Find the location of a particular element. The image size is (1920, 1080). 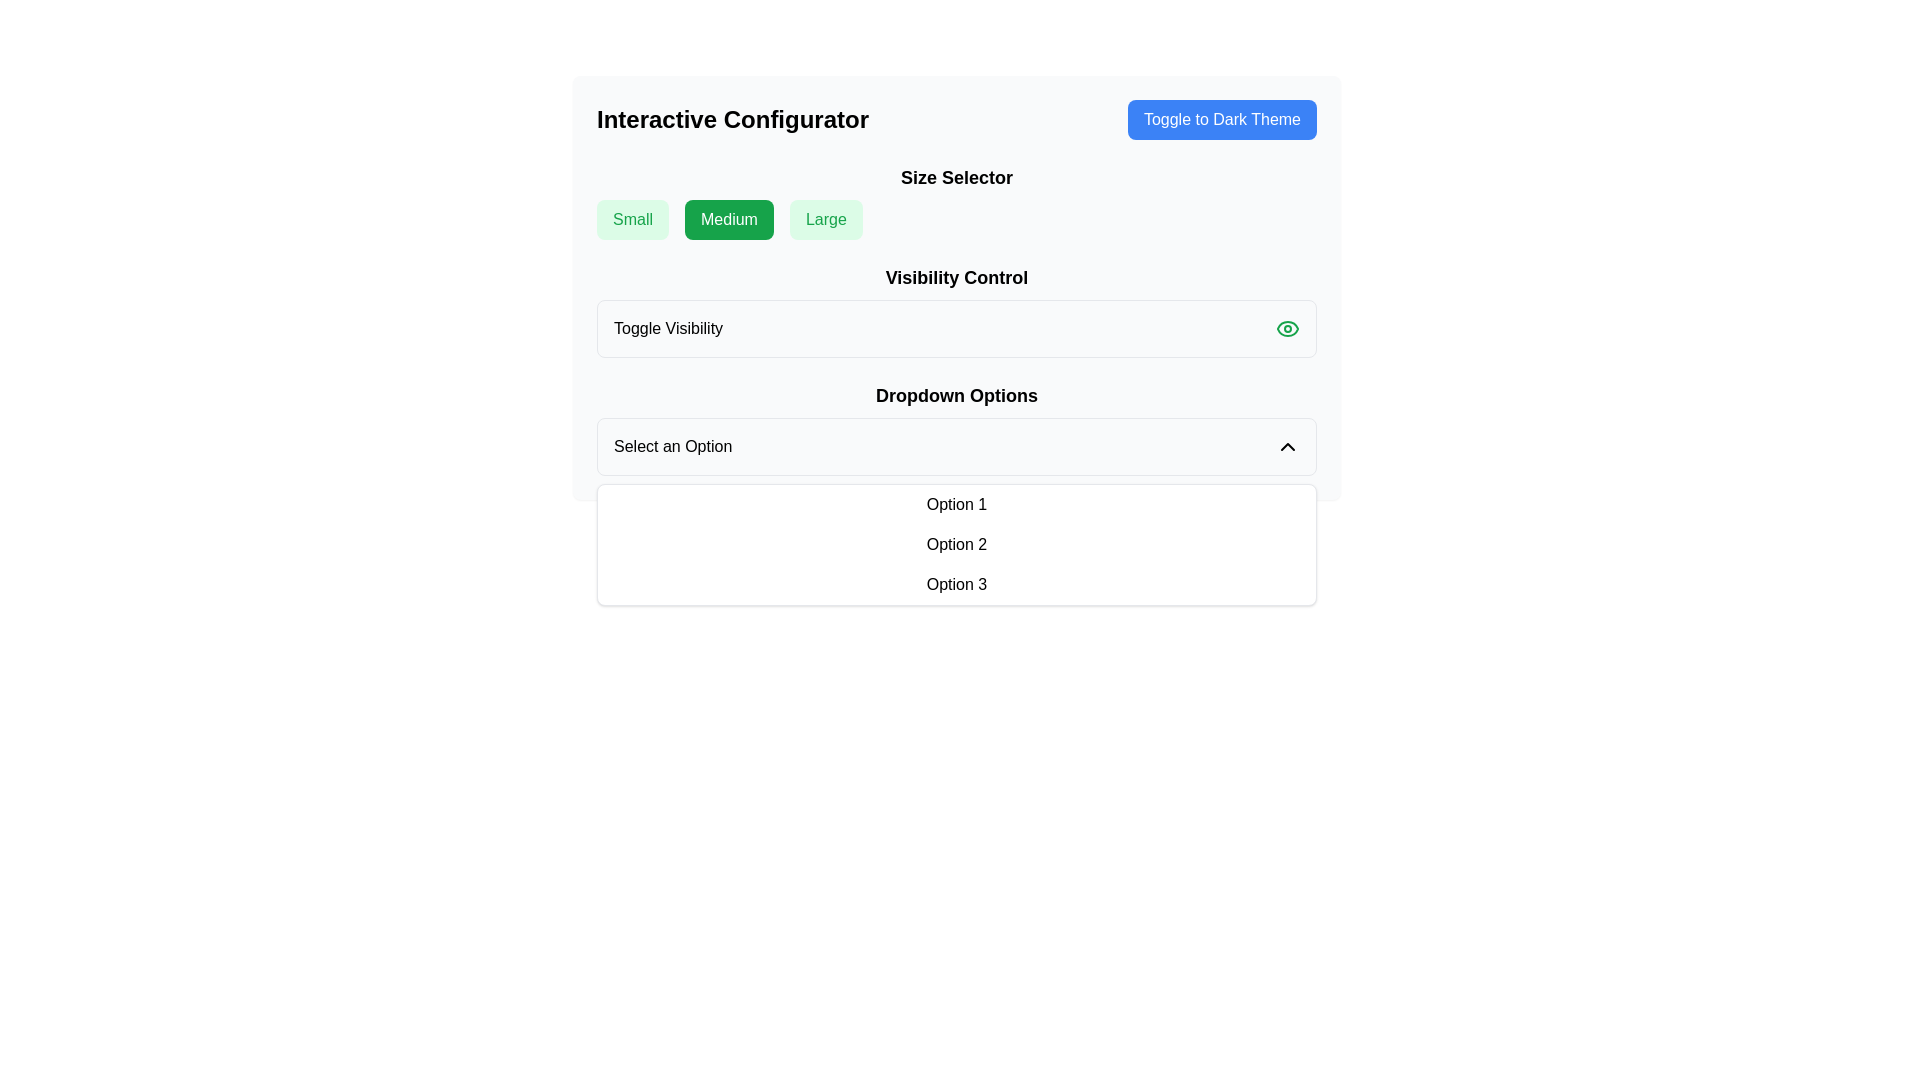

the Dropdown menu located below the 'Dropdown Options' headline, which allows users to select from 'Option 1', 'Option 2', and 'Option 3' is located at coordinates (955, 446).